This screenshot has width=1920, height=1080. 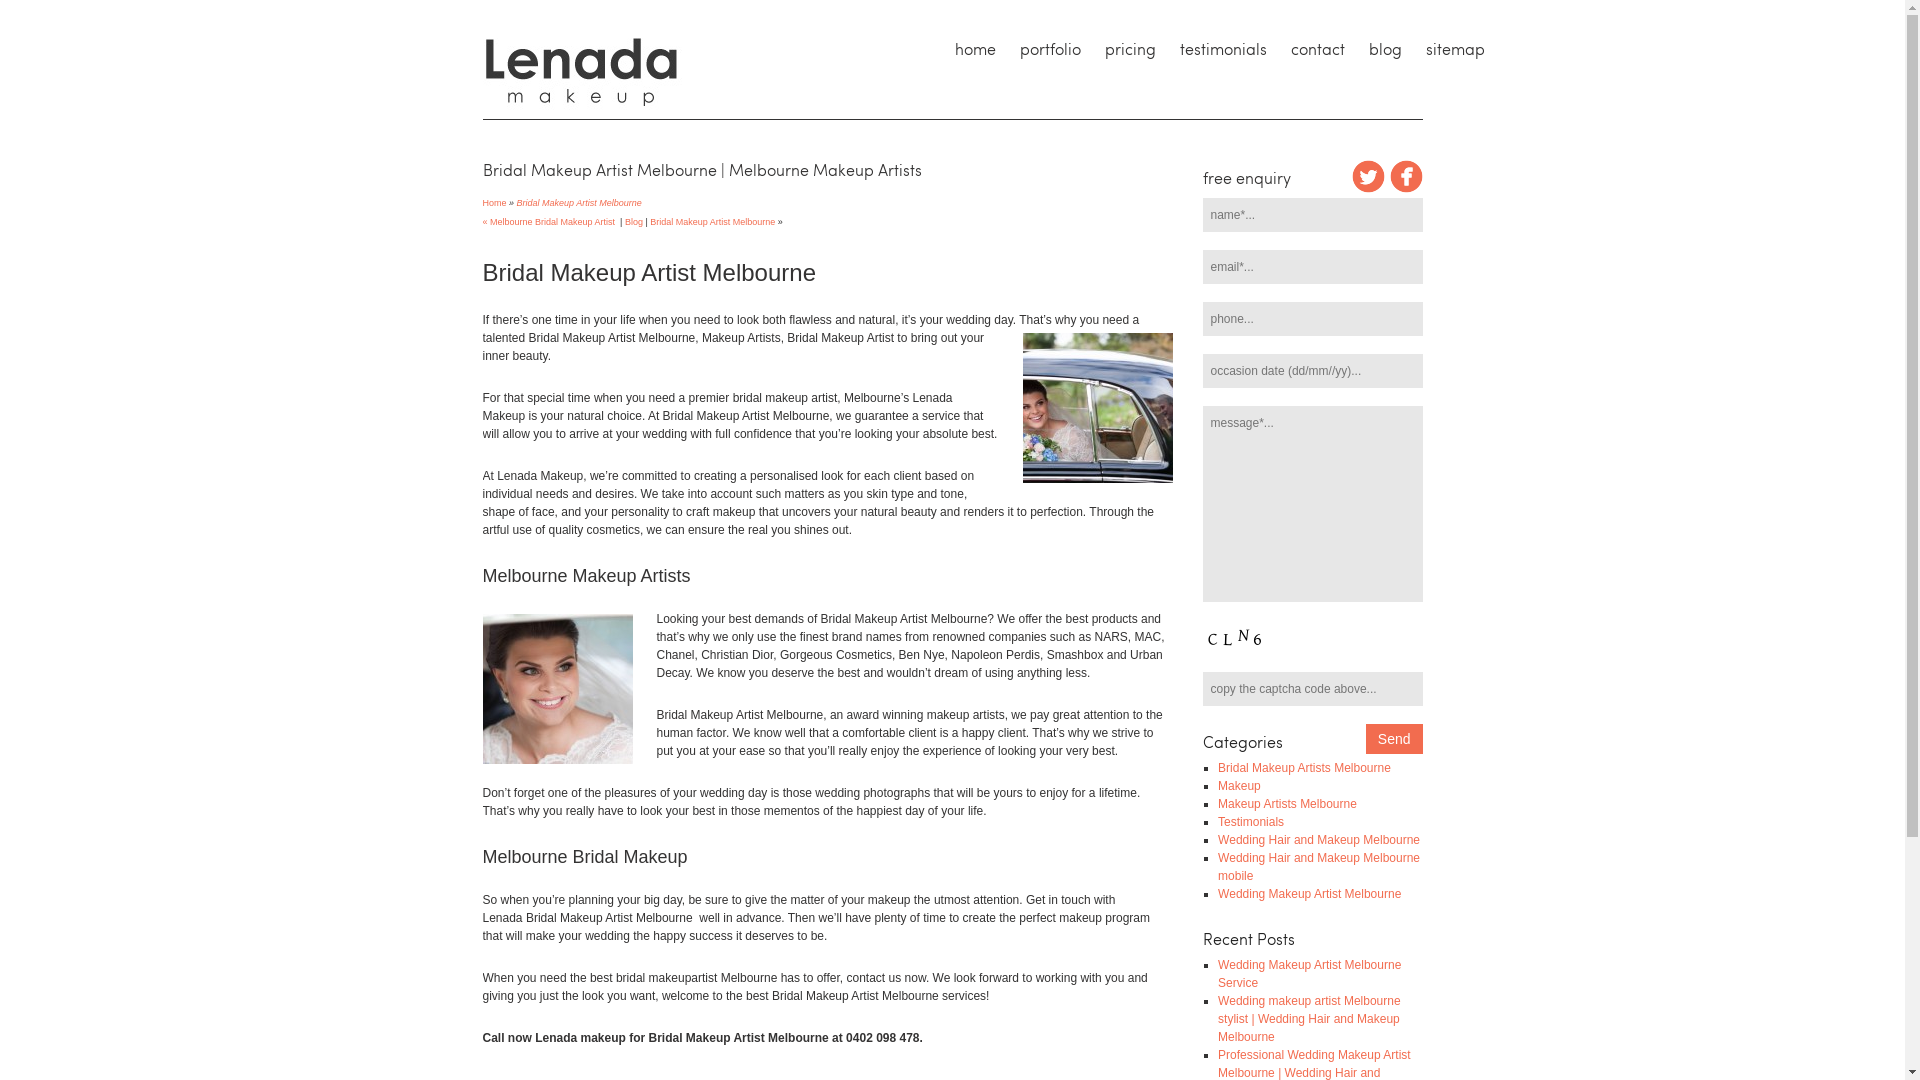 What do you see at coordinates (1383, 48) in the screenshot?
I see `'blog'` at bounding box center [1383, 48].